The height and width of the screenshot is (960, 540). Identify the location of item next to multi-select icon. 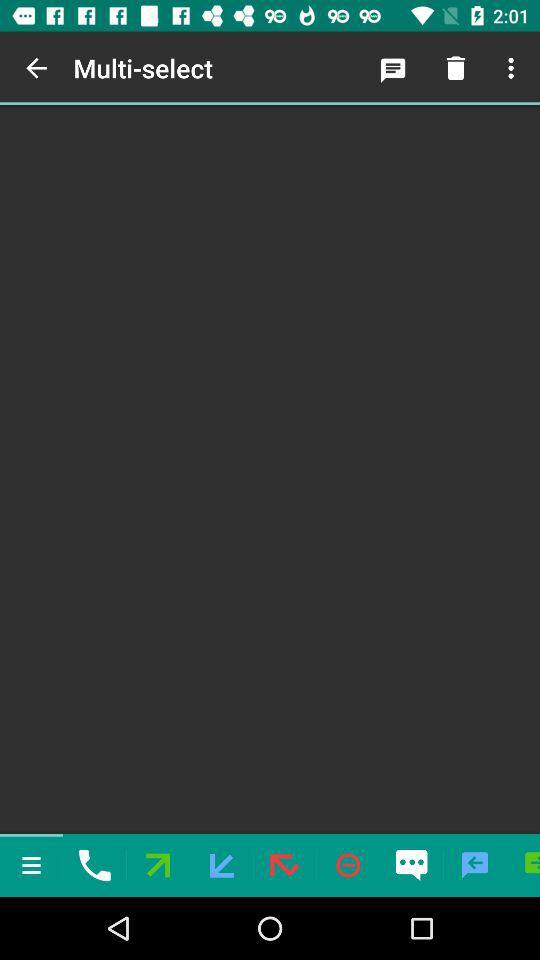
(36, 68).